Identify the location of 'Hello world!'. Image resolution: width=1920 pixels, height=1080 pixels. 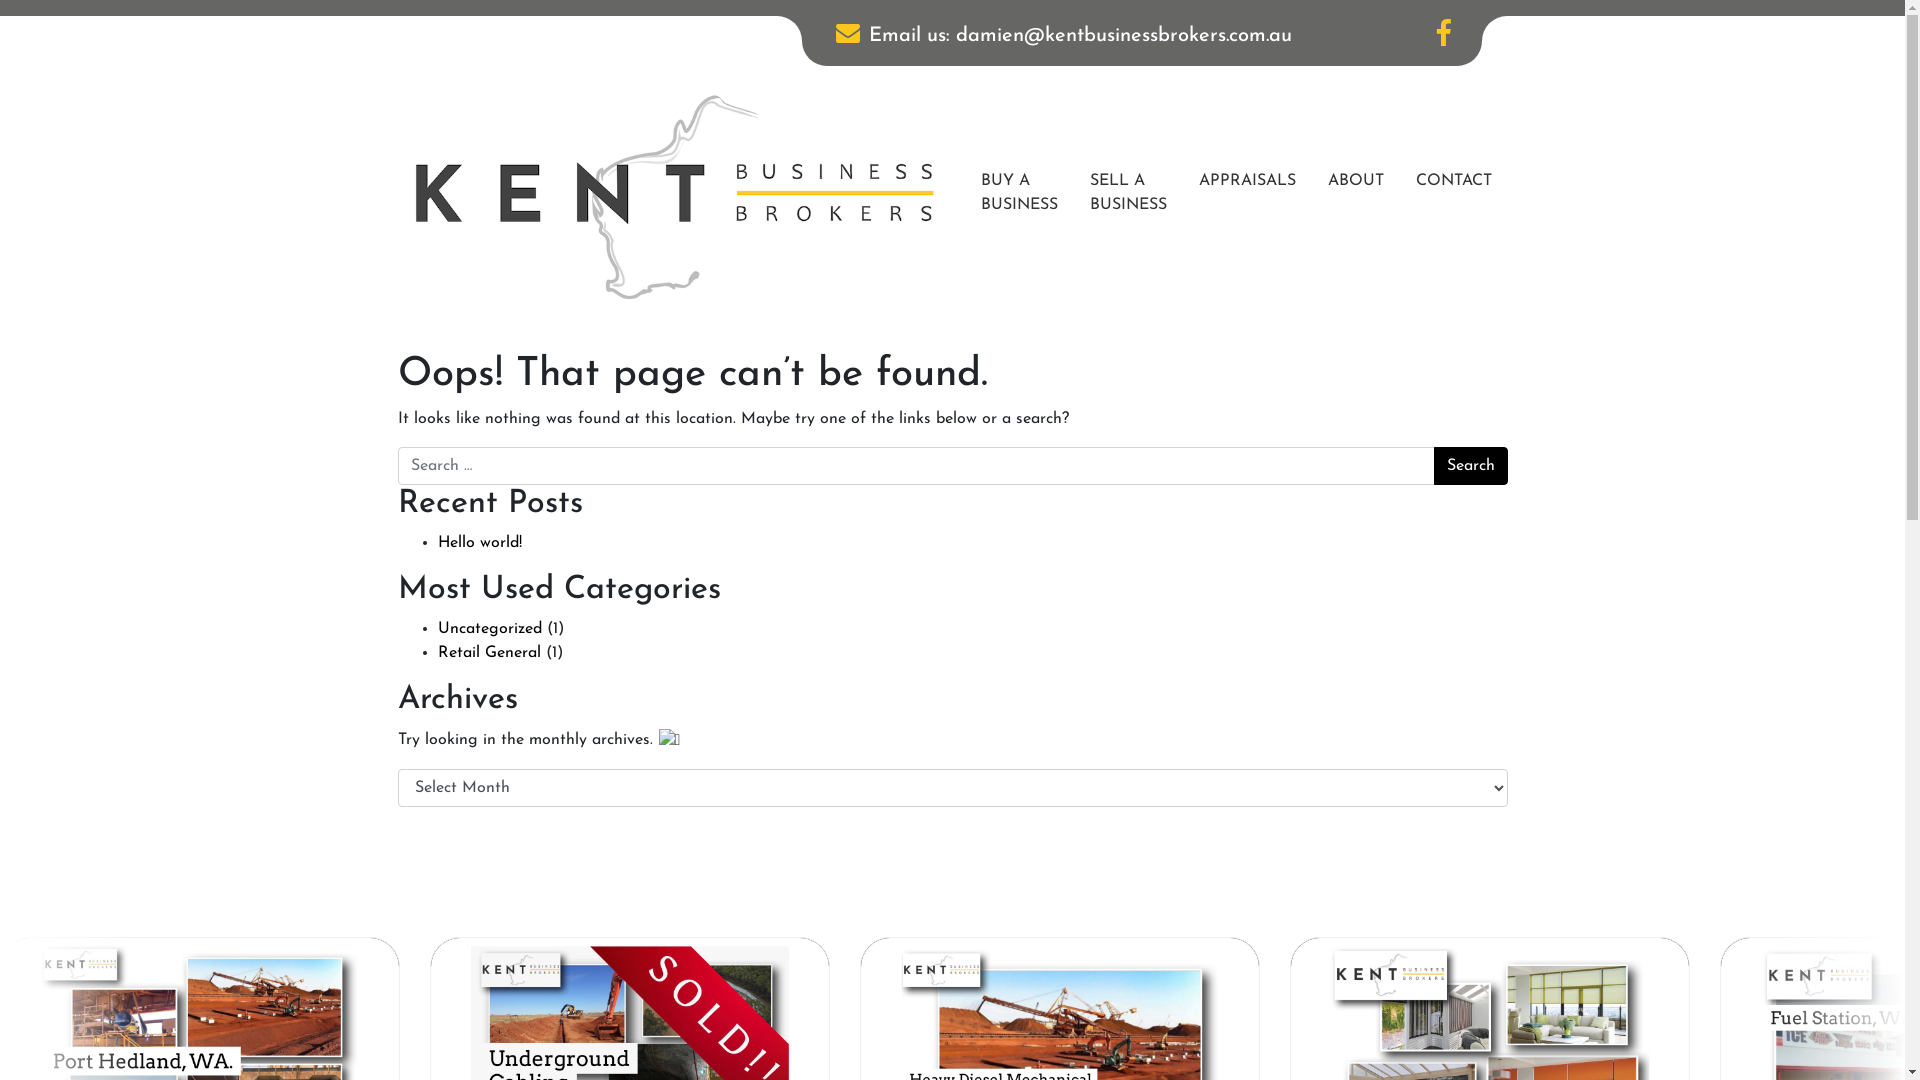
(436, 543).